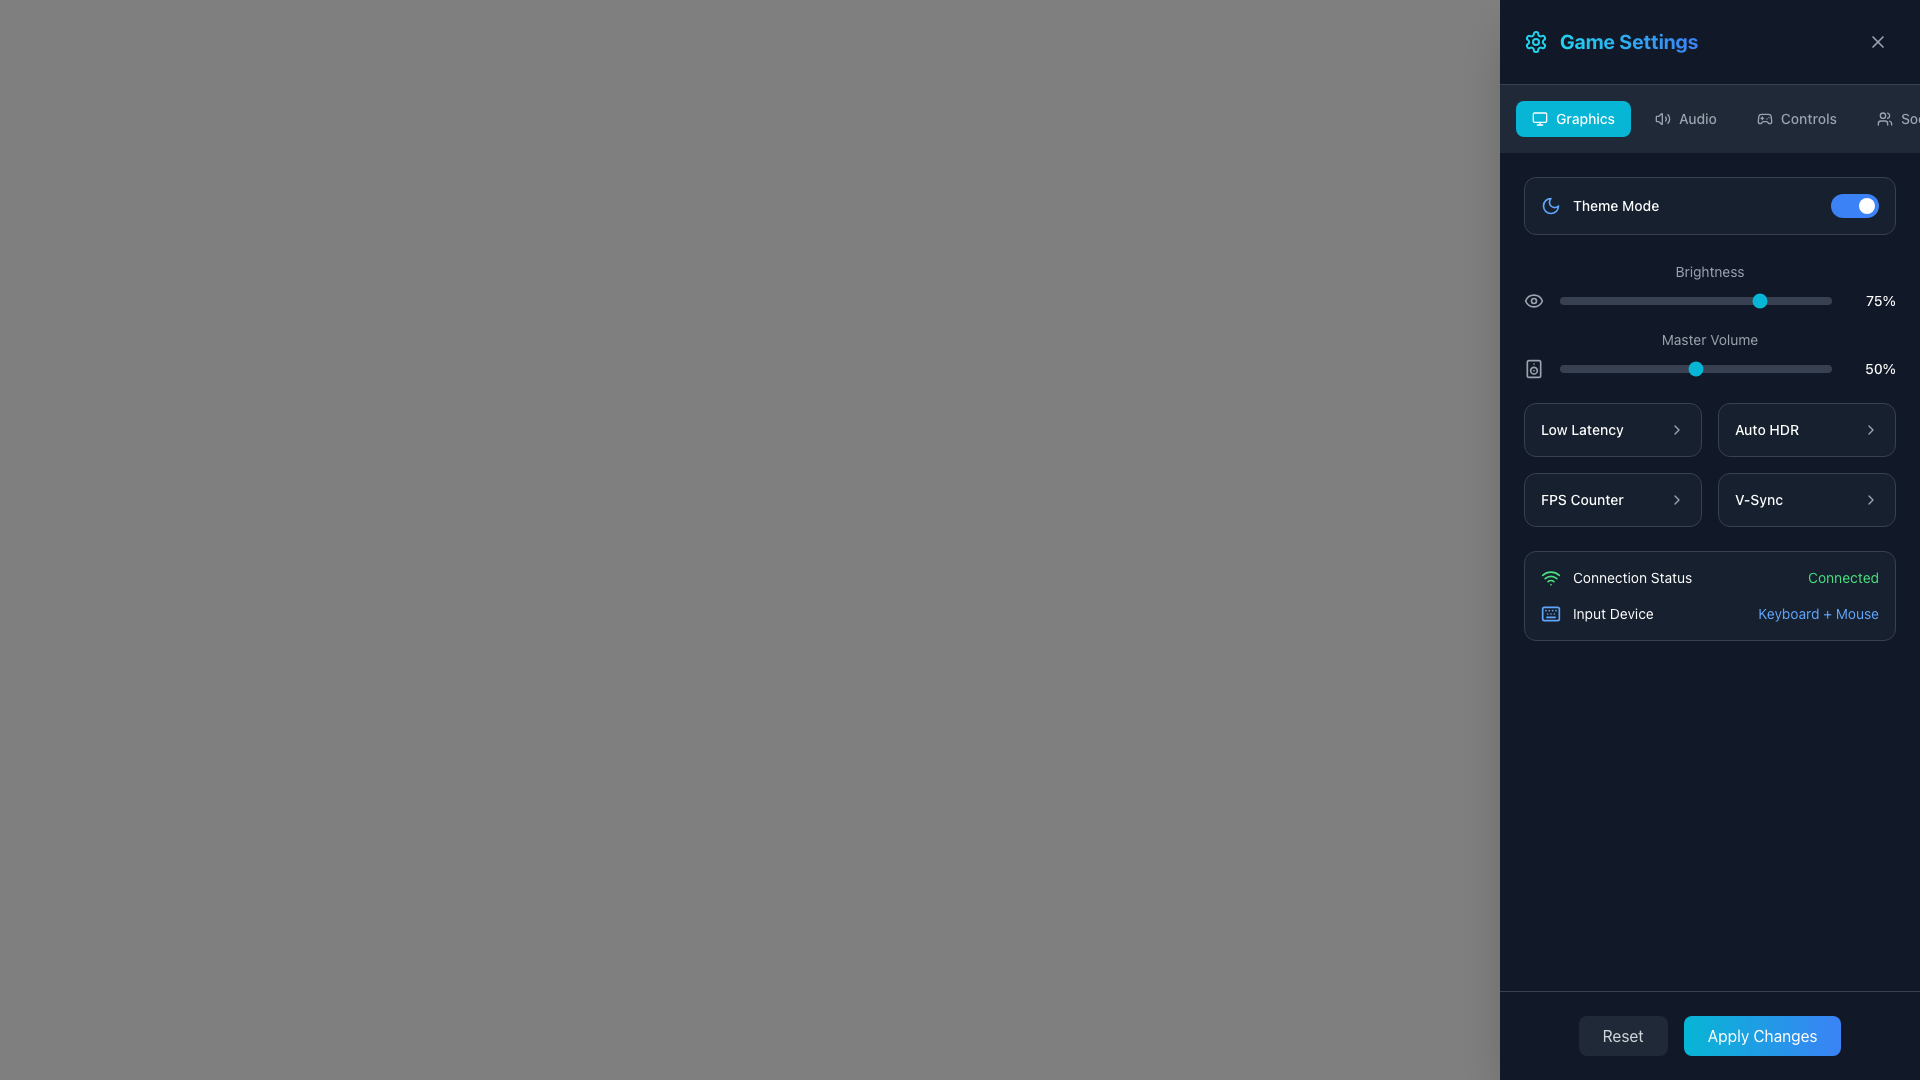 Image resolution: width=1920 pixels, height=1080 pixels. Describe the element at coordinates (1616, 205) in the screenshot. I see `the 'Theme Mode' text label element, which is styled in a small-sized, medium-weight font and is part of the theme mode settings in the upper portion of the settings panel` at that location.